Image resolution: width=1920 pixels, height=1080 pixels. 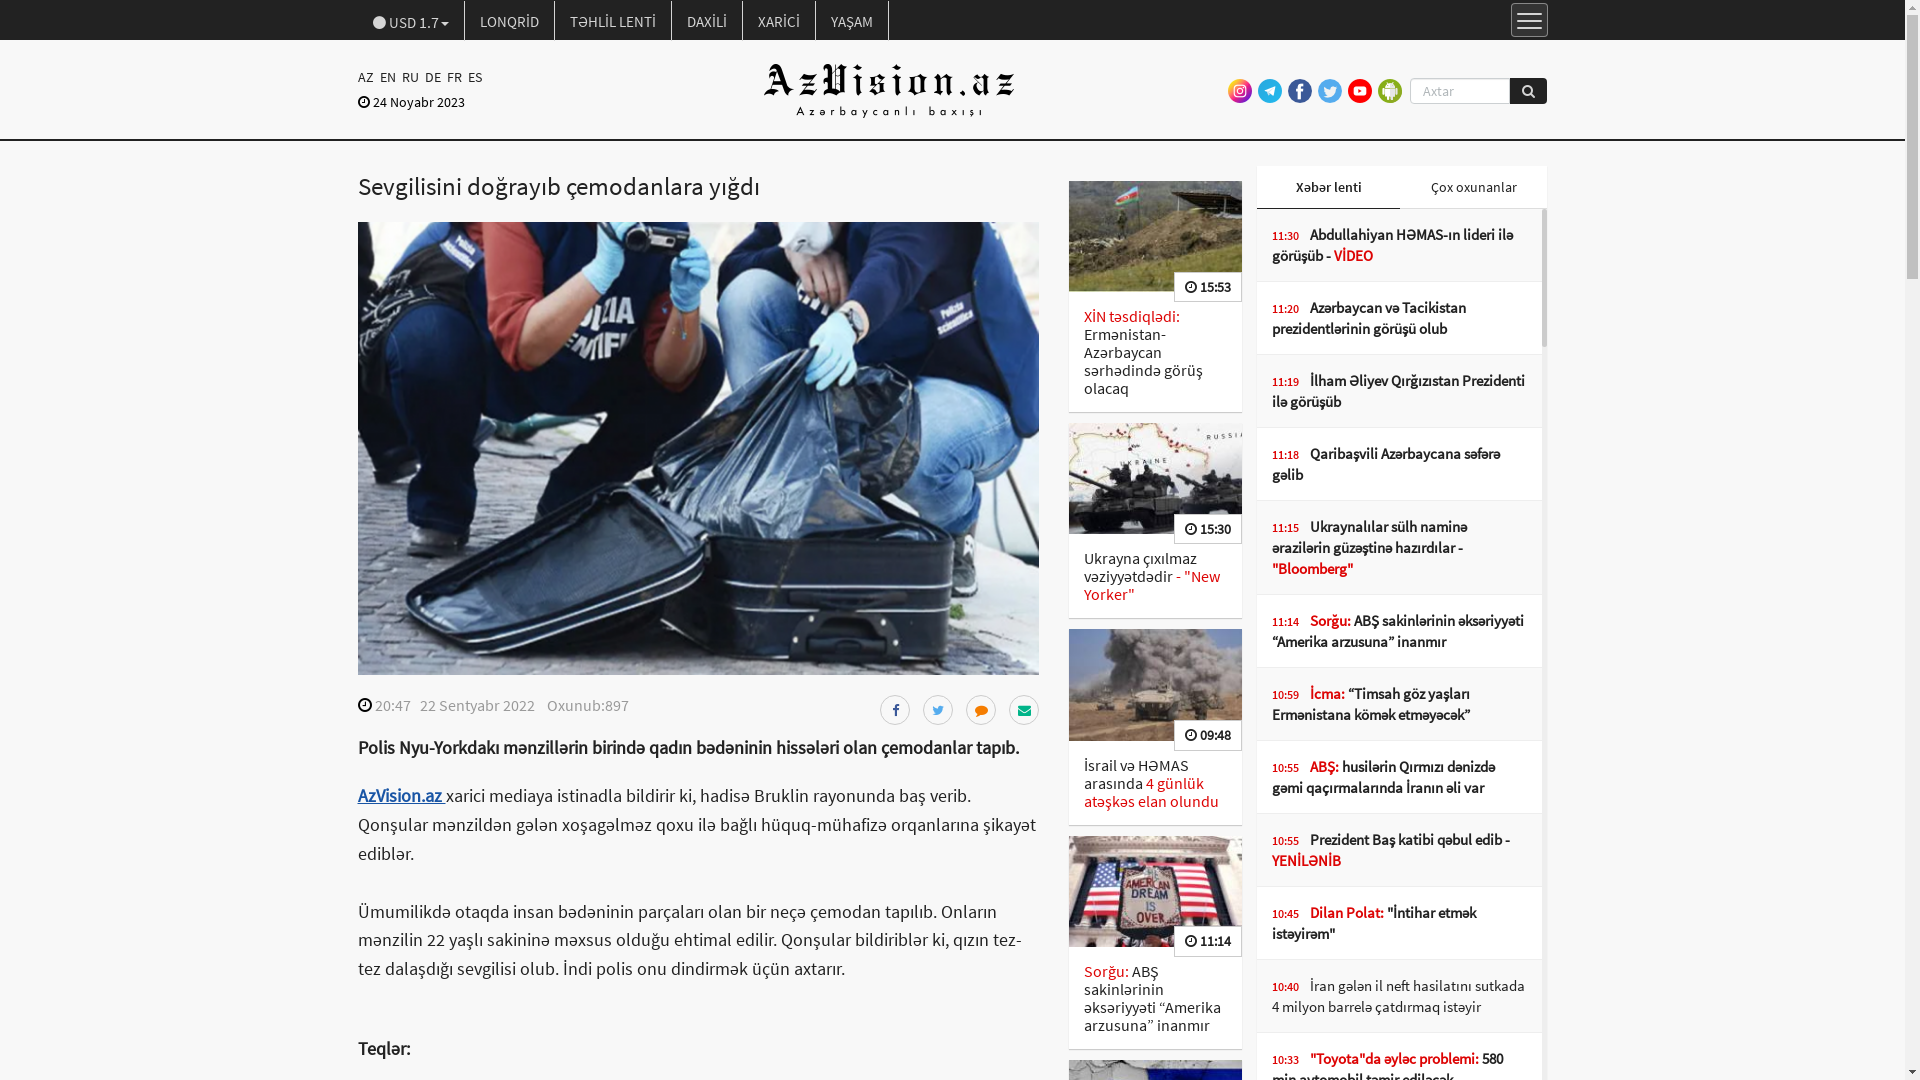 I want to click on 'ES', so click(x=473, y=76).